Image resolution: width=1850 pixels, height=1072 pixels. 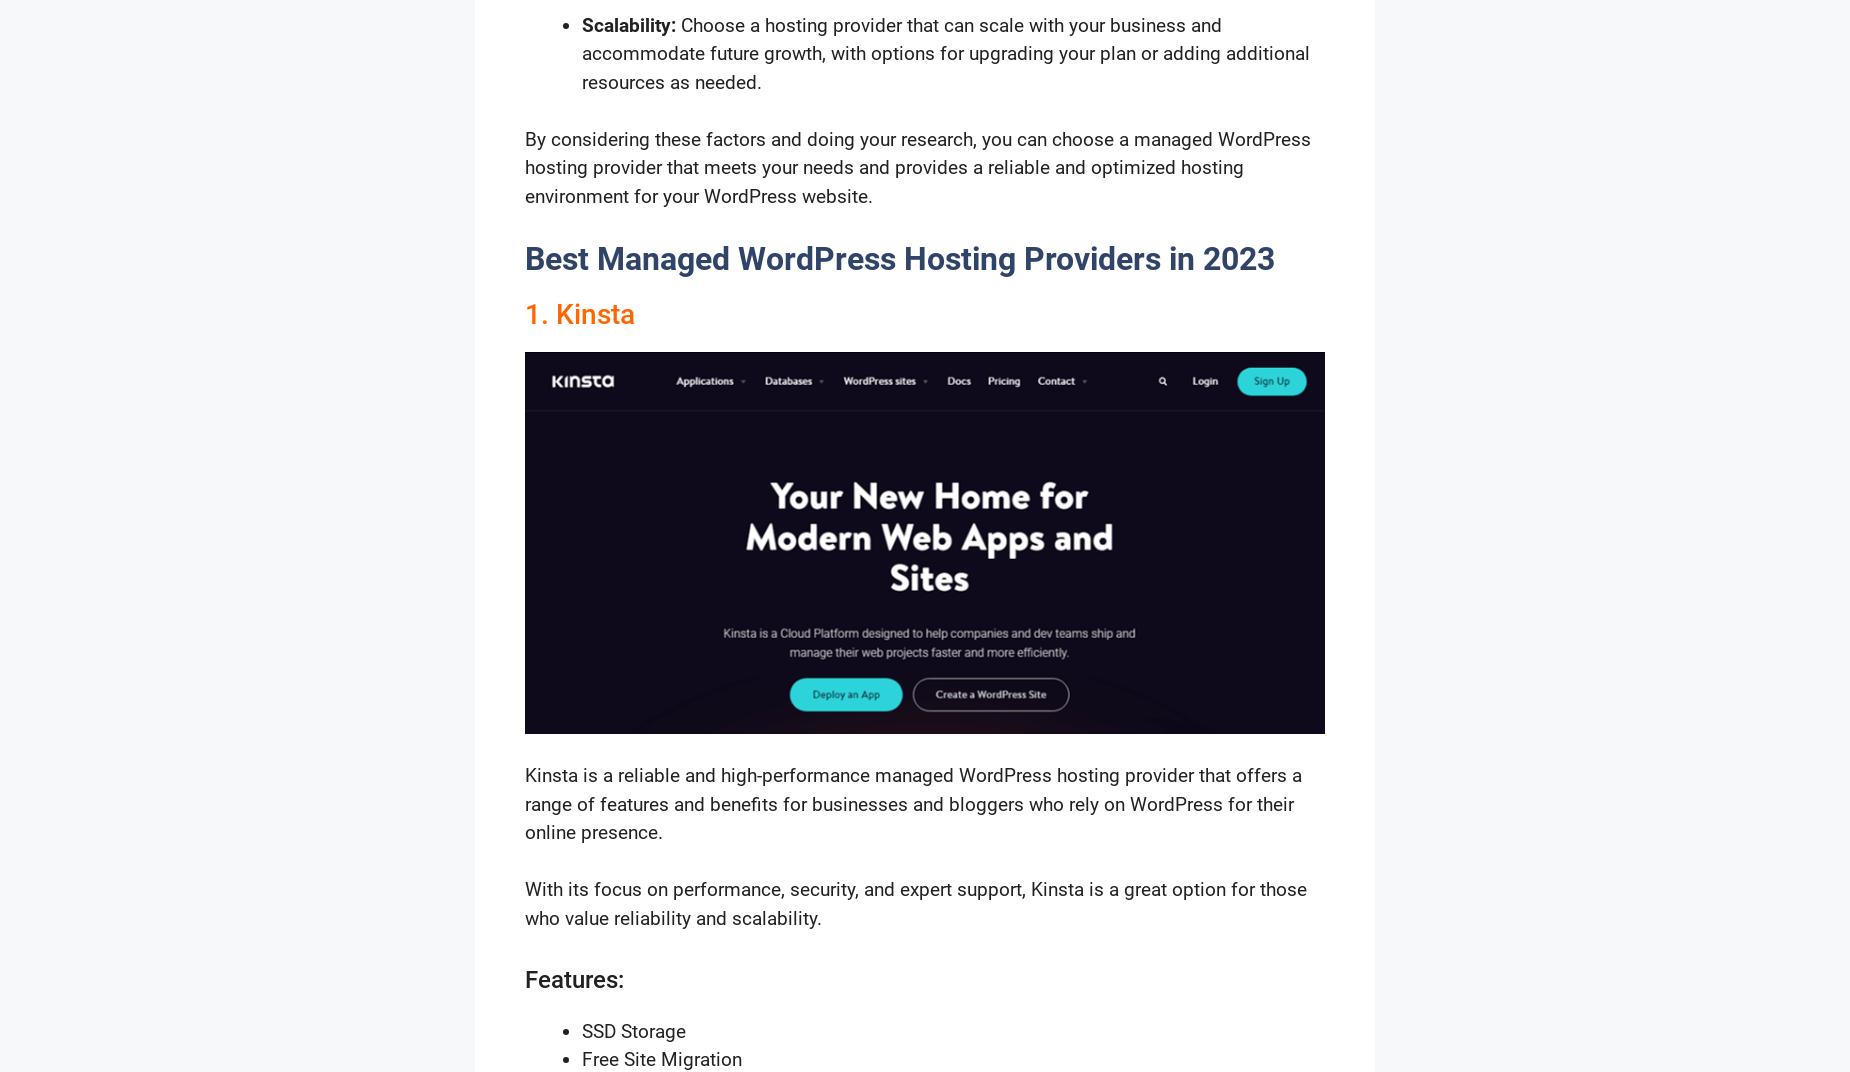 I want to click on 'Choose a hosting provider that can scale with your business and accommodate future growth, with options for upgrading your plan or adding additional resources as needed.', so click(x=945, y=51).